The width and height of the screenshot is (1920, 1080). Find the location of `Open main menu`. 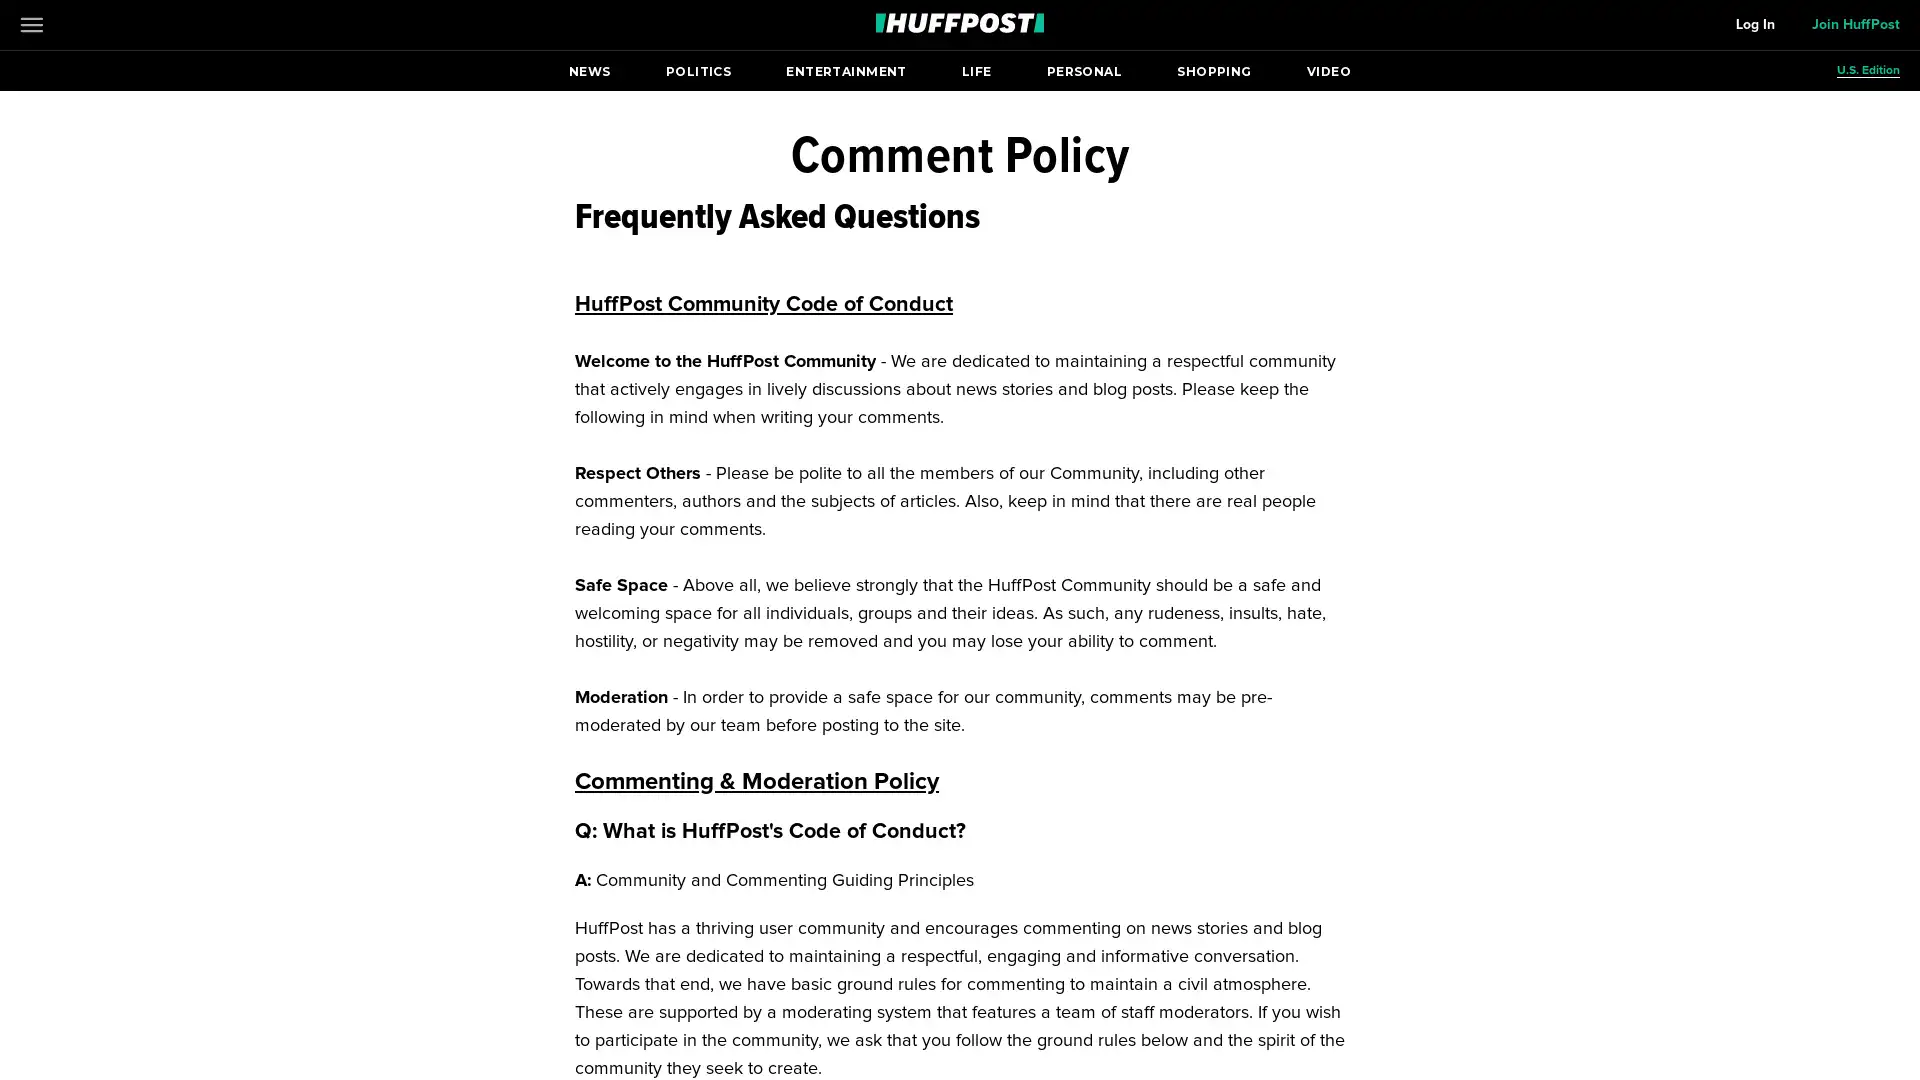

Open main menu is located at coordinates (32, 24).